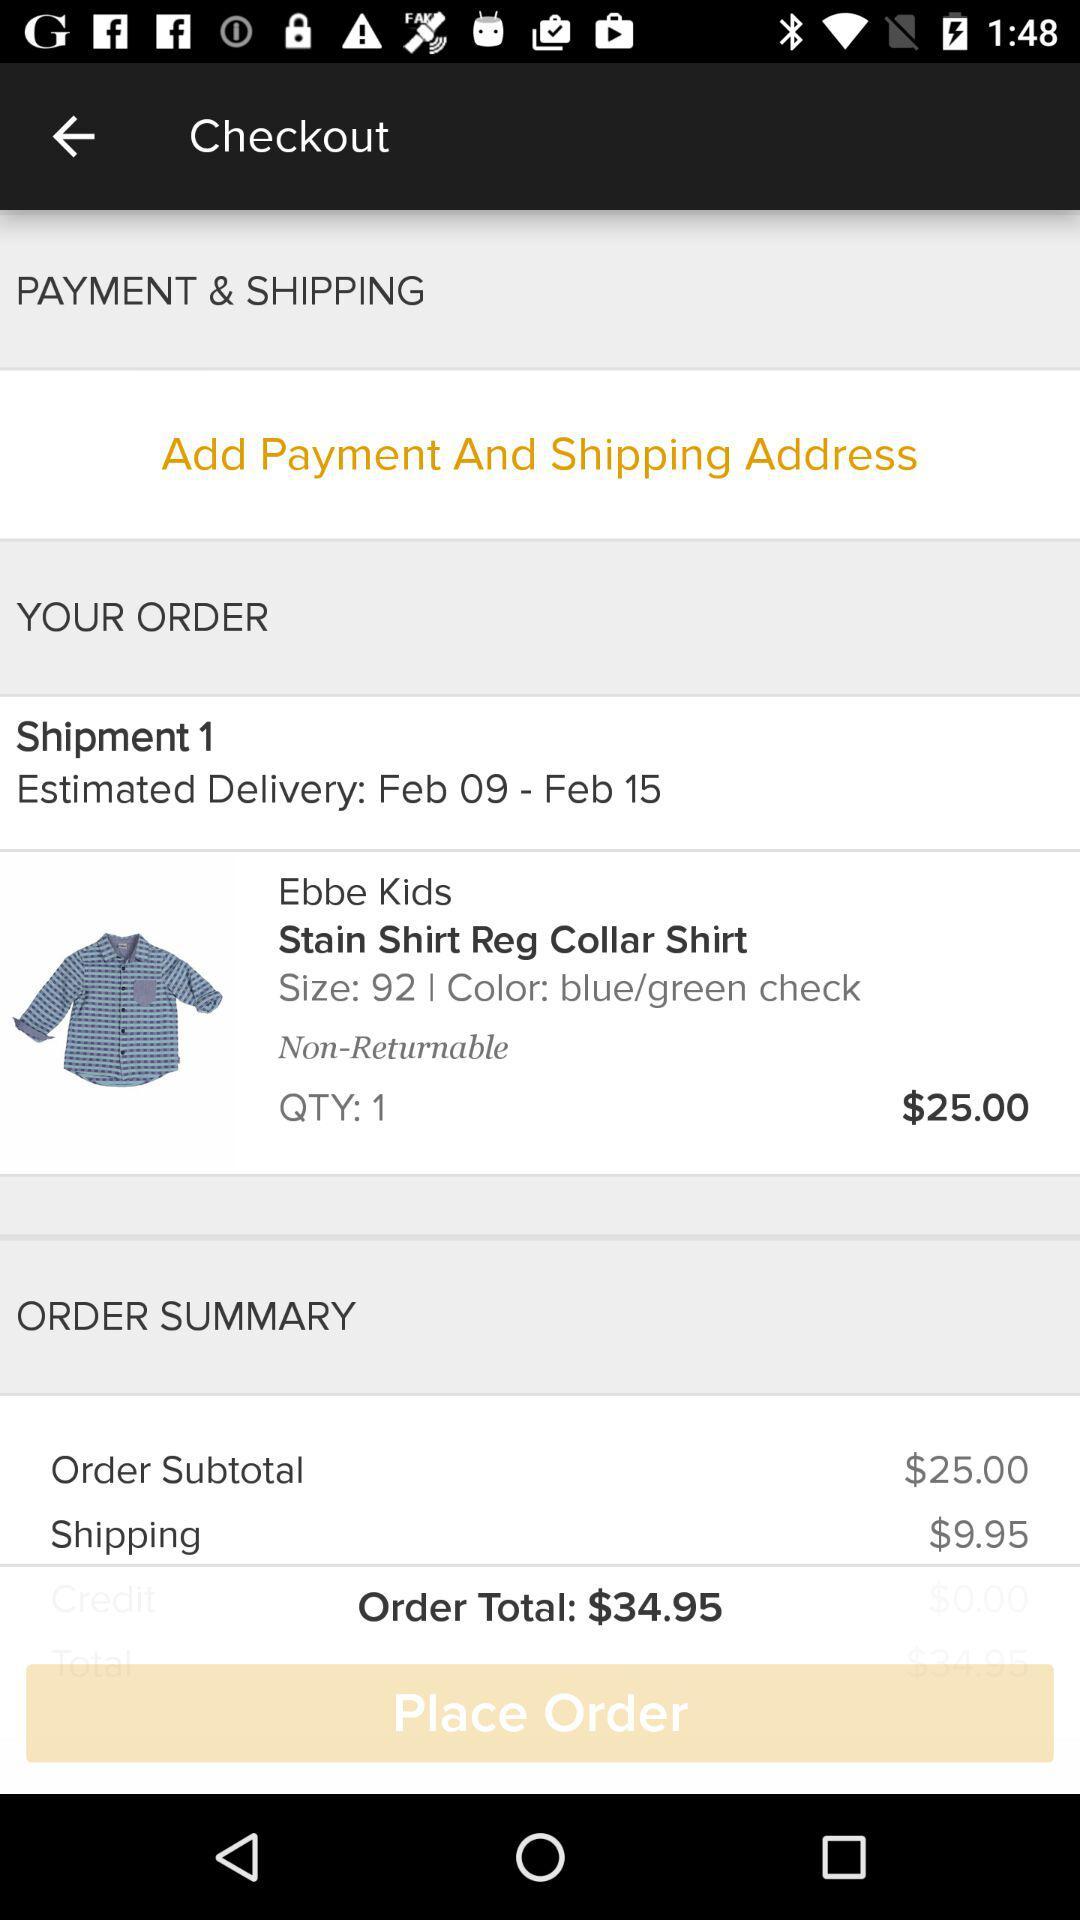  I want to click on the item to the left of checkout item, so click(72, 135).